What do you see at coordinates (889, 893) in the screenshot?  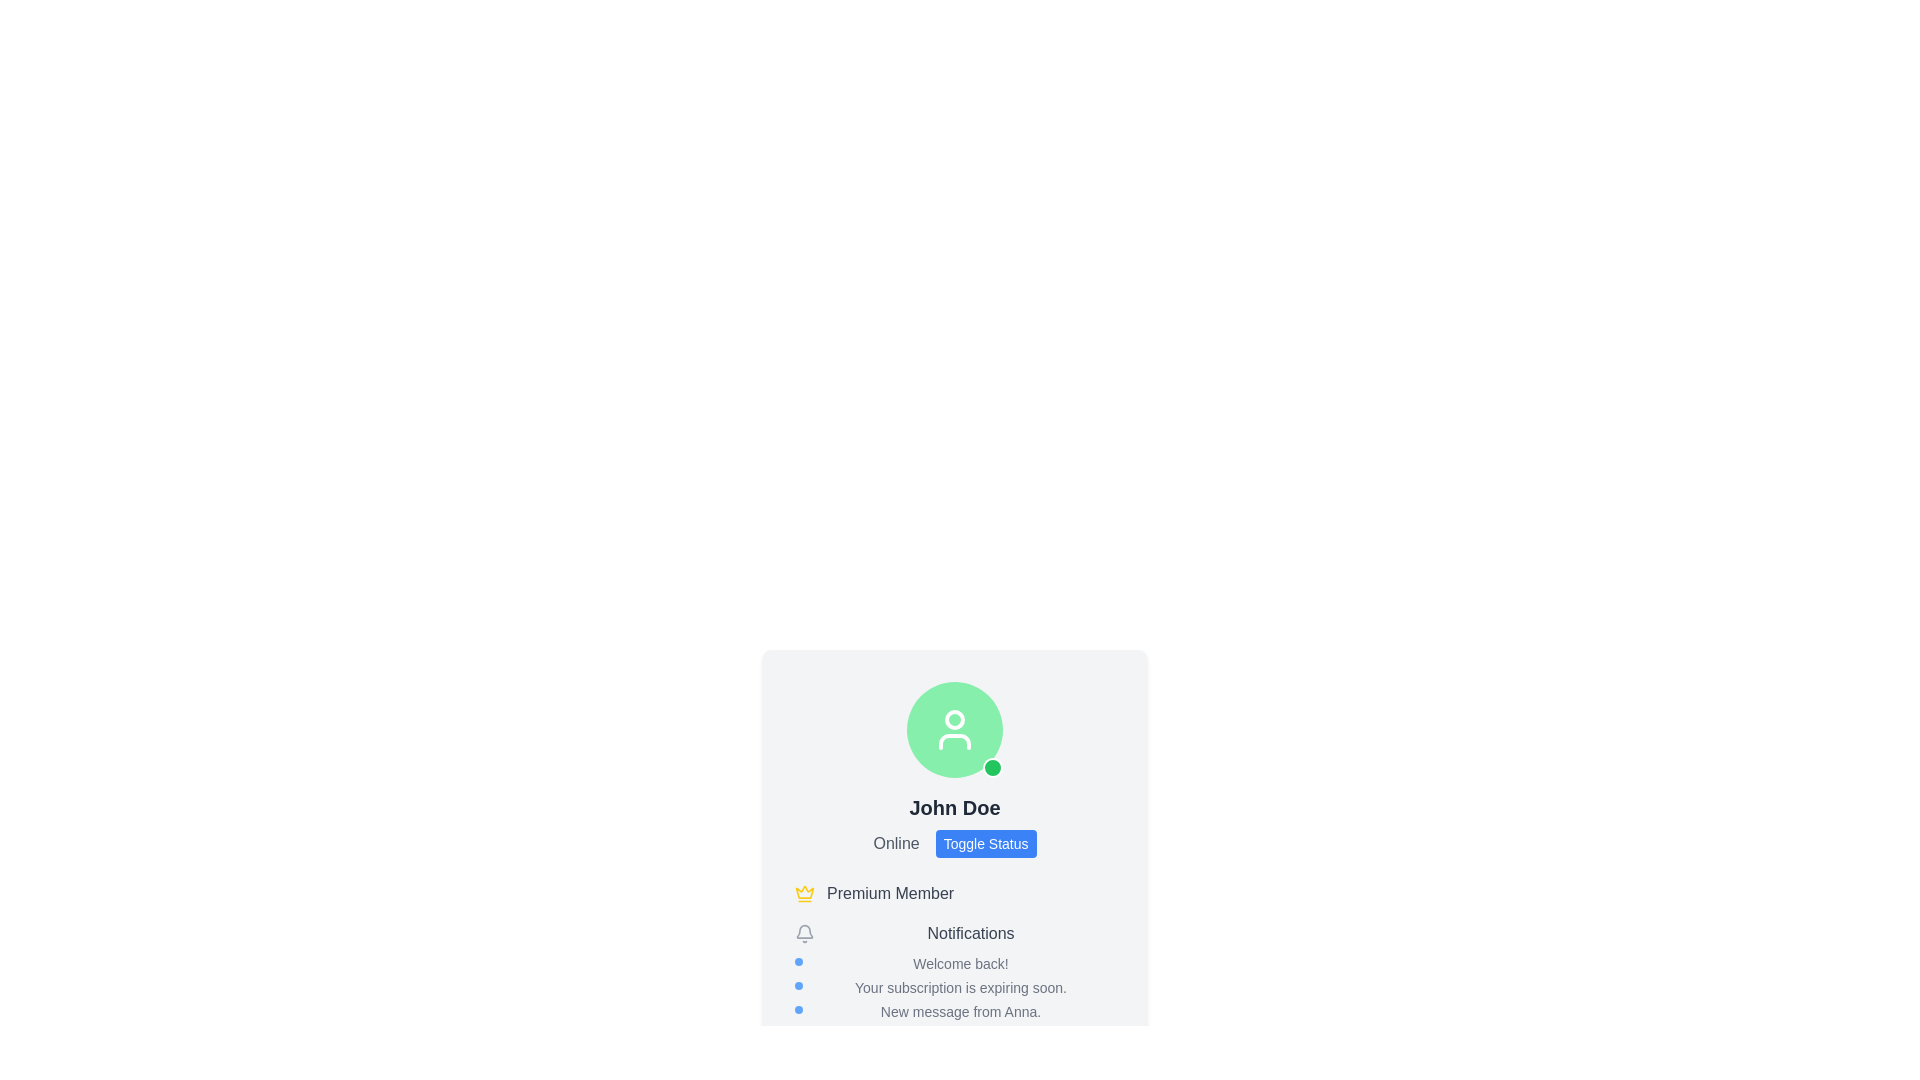 I see `text displayed in the 'Premium Member' label, which is a gray font located near the 'Notifications' section and aligned to a crown icon` at bounding box center [889, 893].